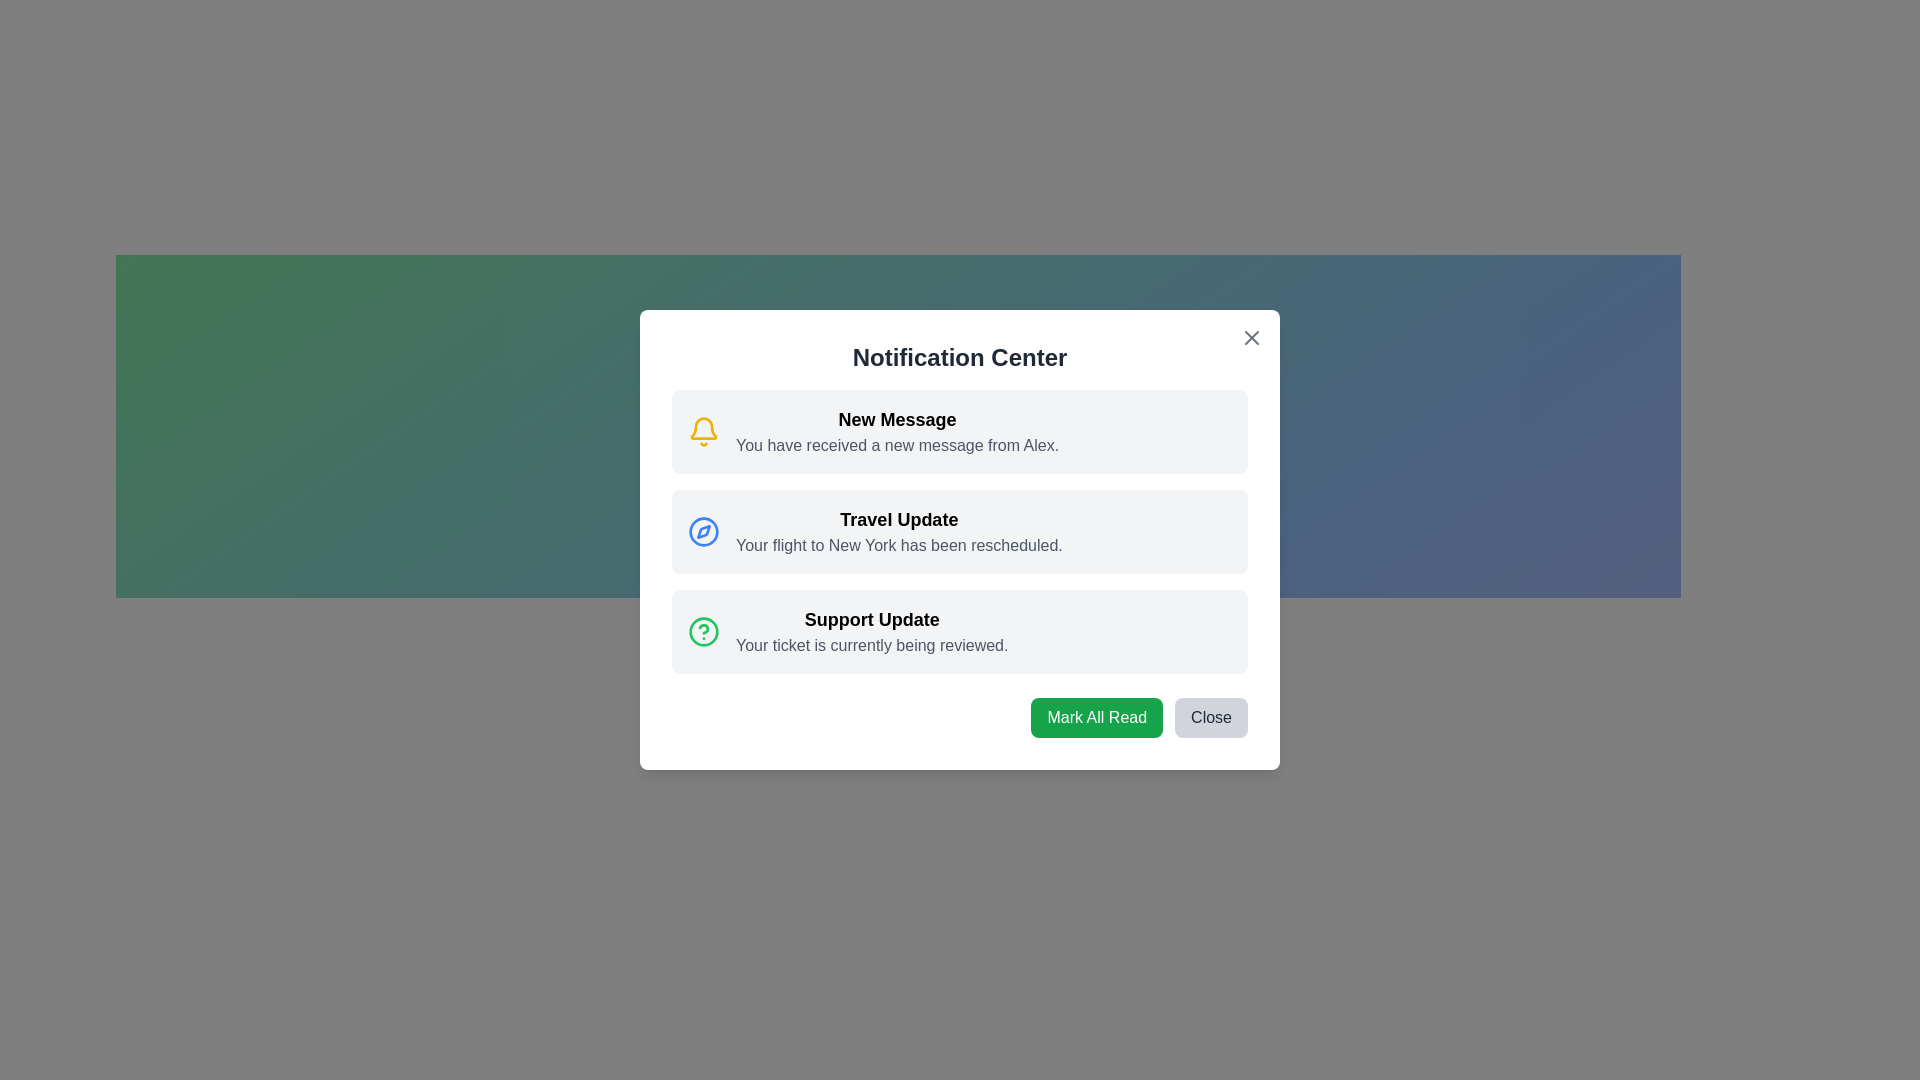 This screenshot has height=1080, width=1920. Describe the element at coordinates (896, 419) in the screenshot. I see `bold text label 'New Message' located at the top of the first notification panel in the 'Notification Center' window, which is styled with a large font size and is aligned with the yellow bell icon` at that location.